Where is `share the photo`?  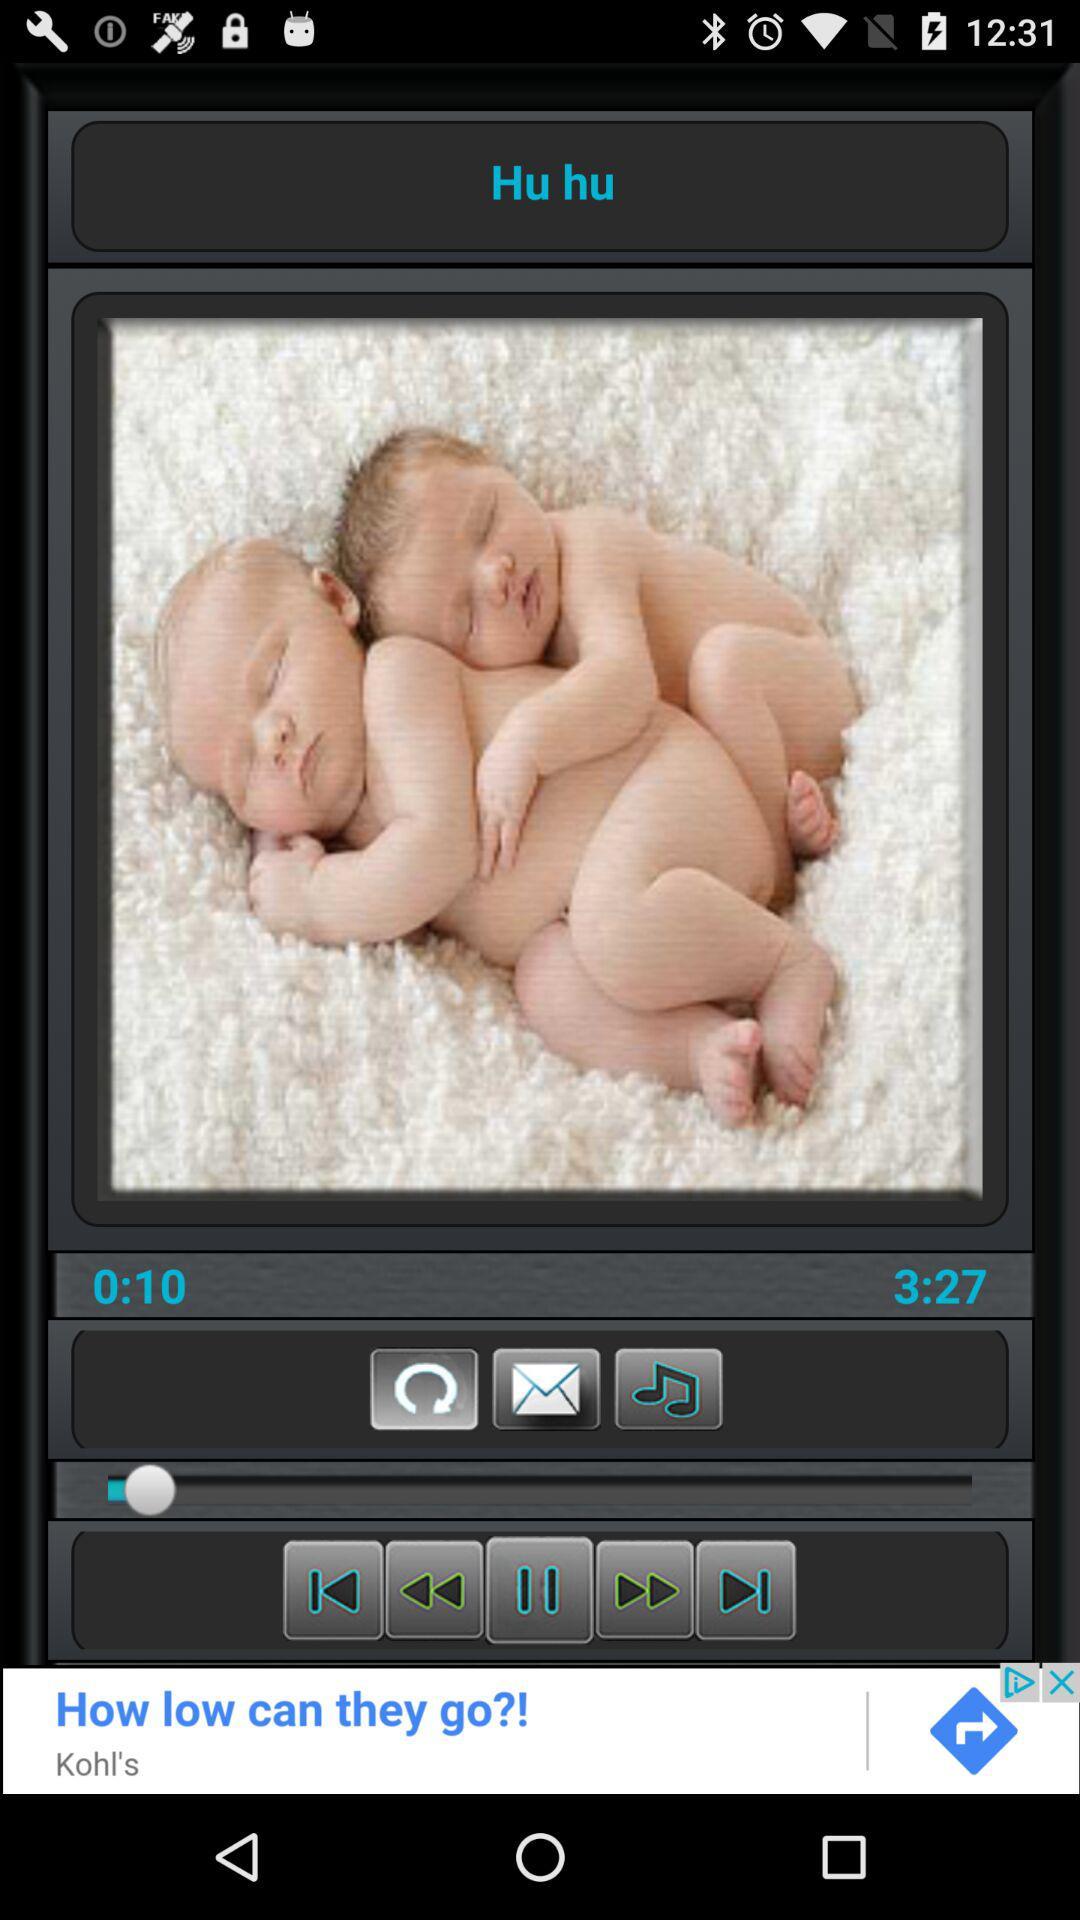 share the photo is located at coordinates (546, 1387).